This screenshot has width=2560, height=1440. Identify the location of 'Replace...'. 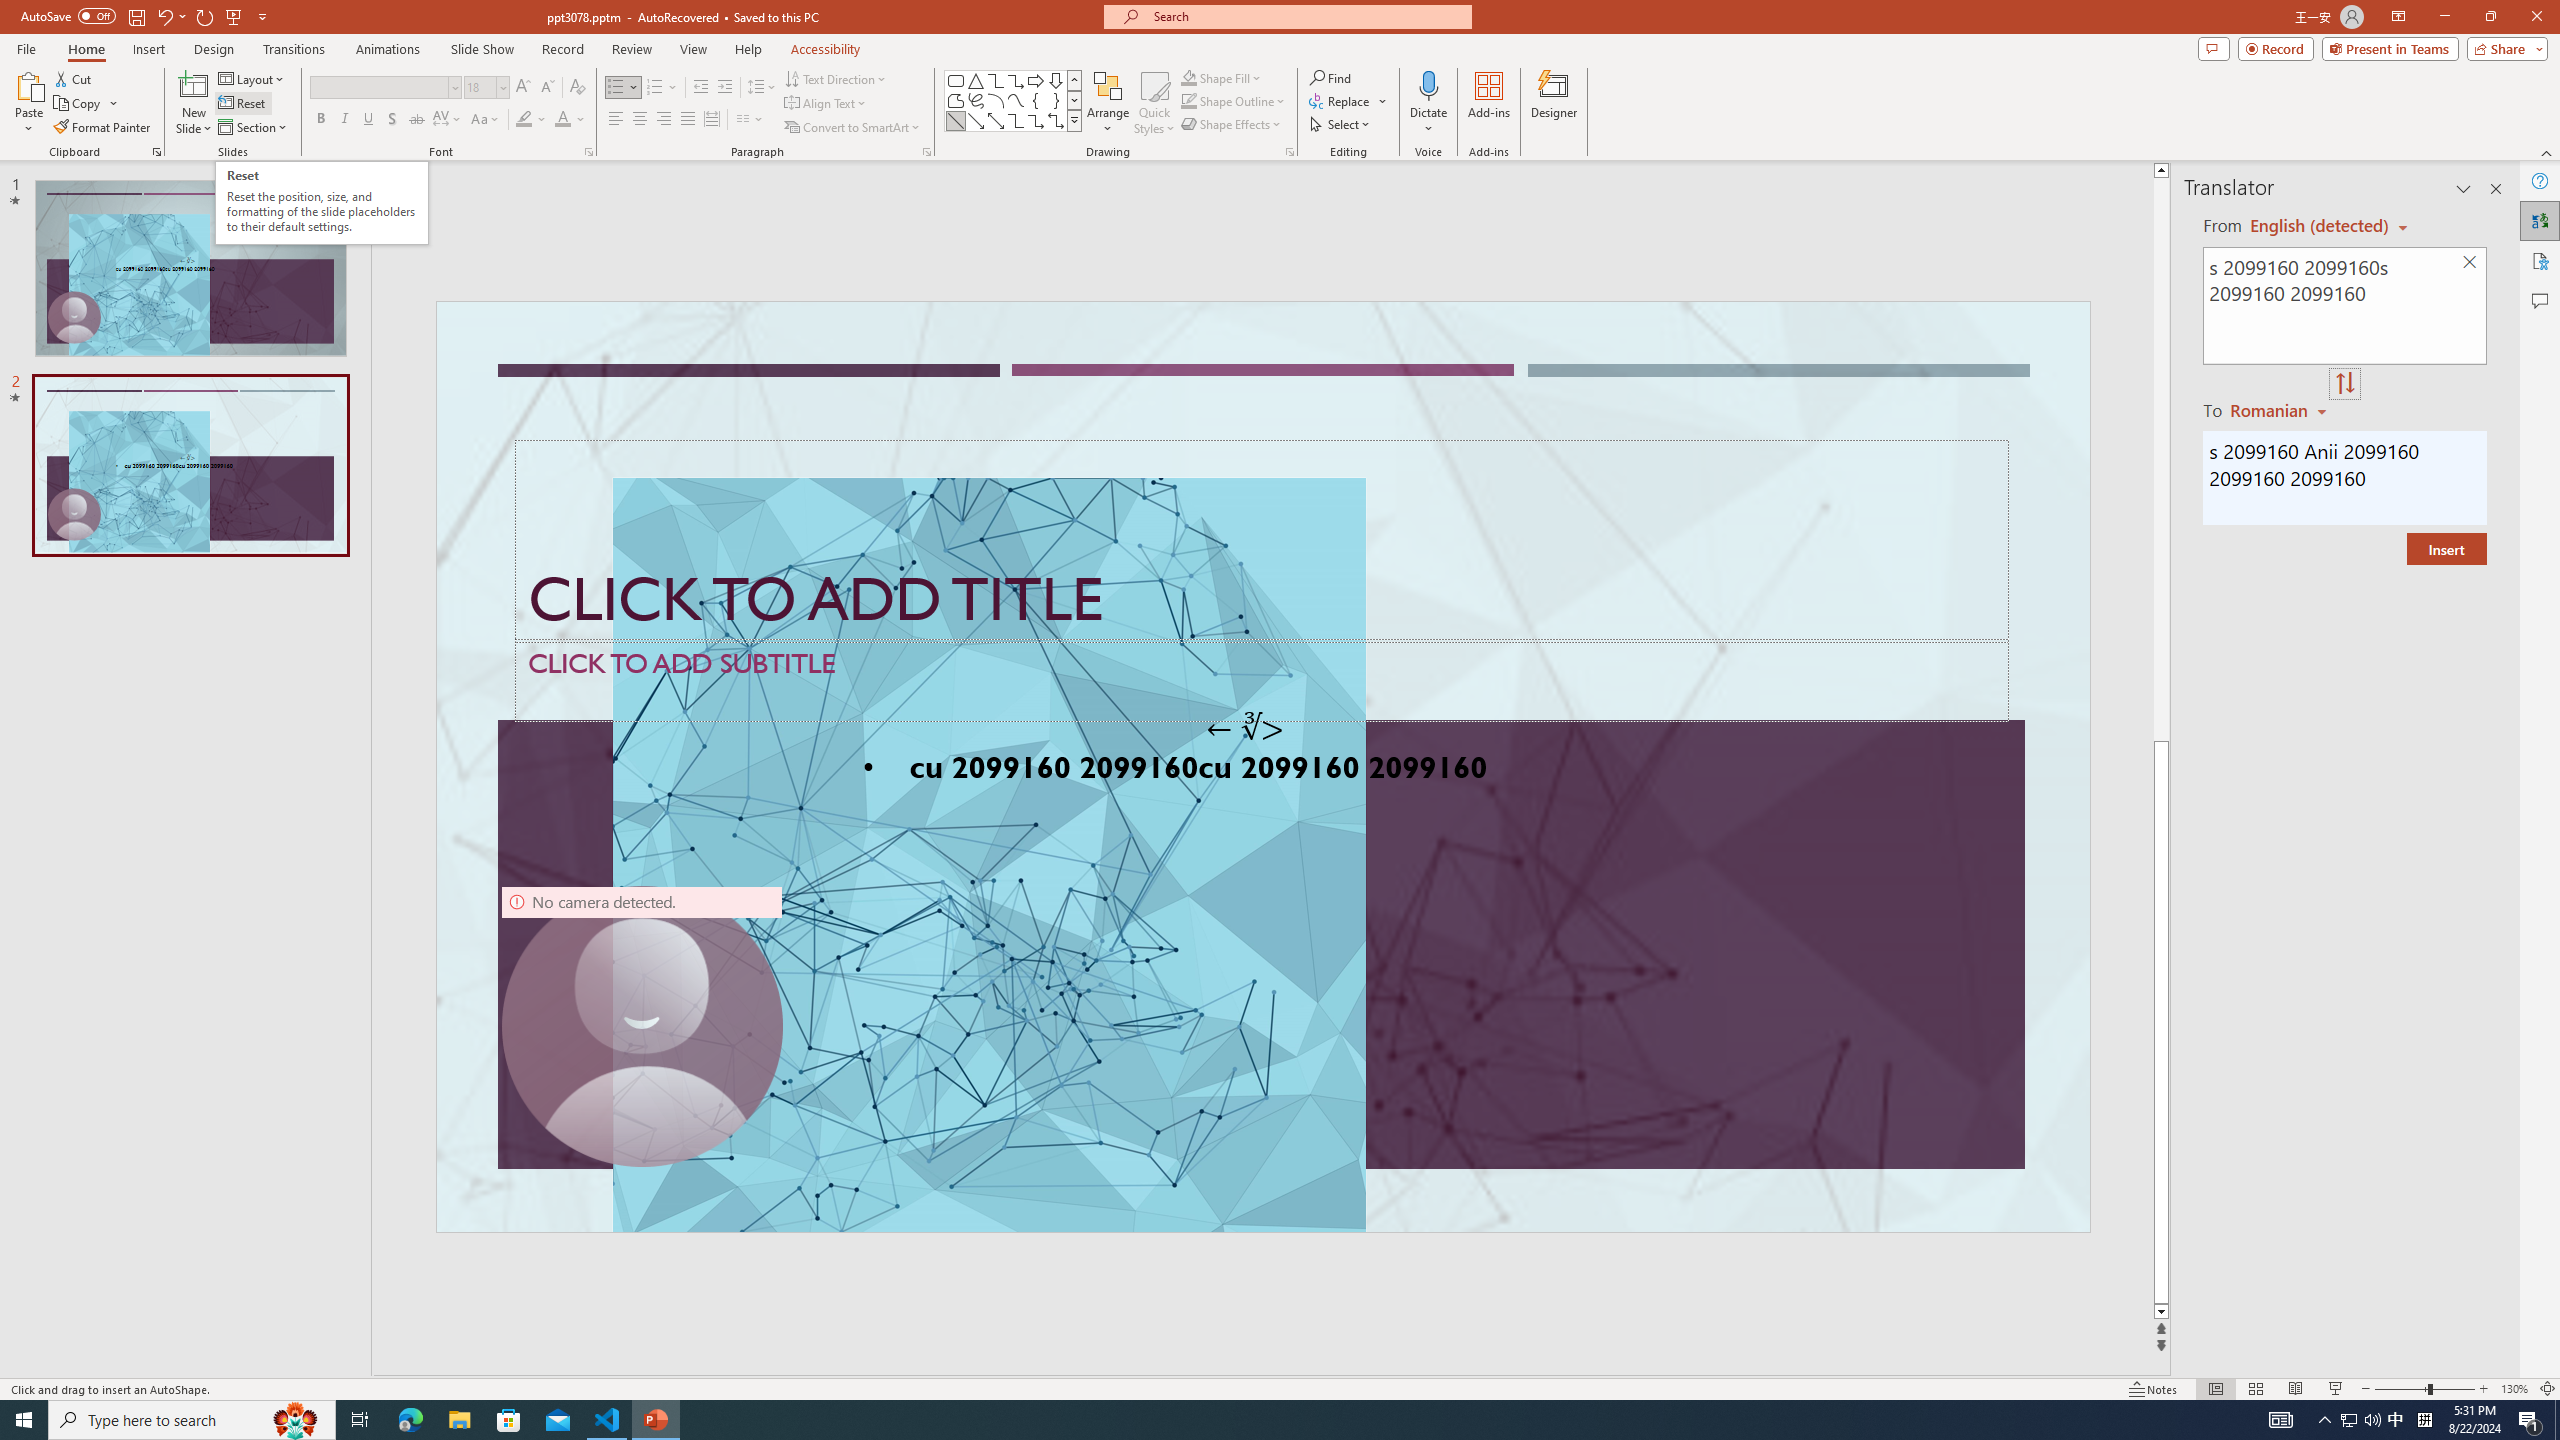
(1341, 99).